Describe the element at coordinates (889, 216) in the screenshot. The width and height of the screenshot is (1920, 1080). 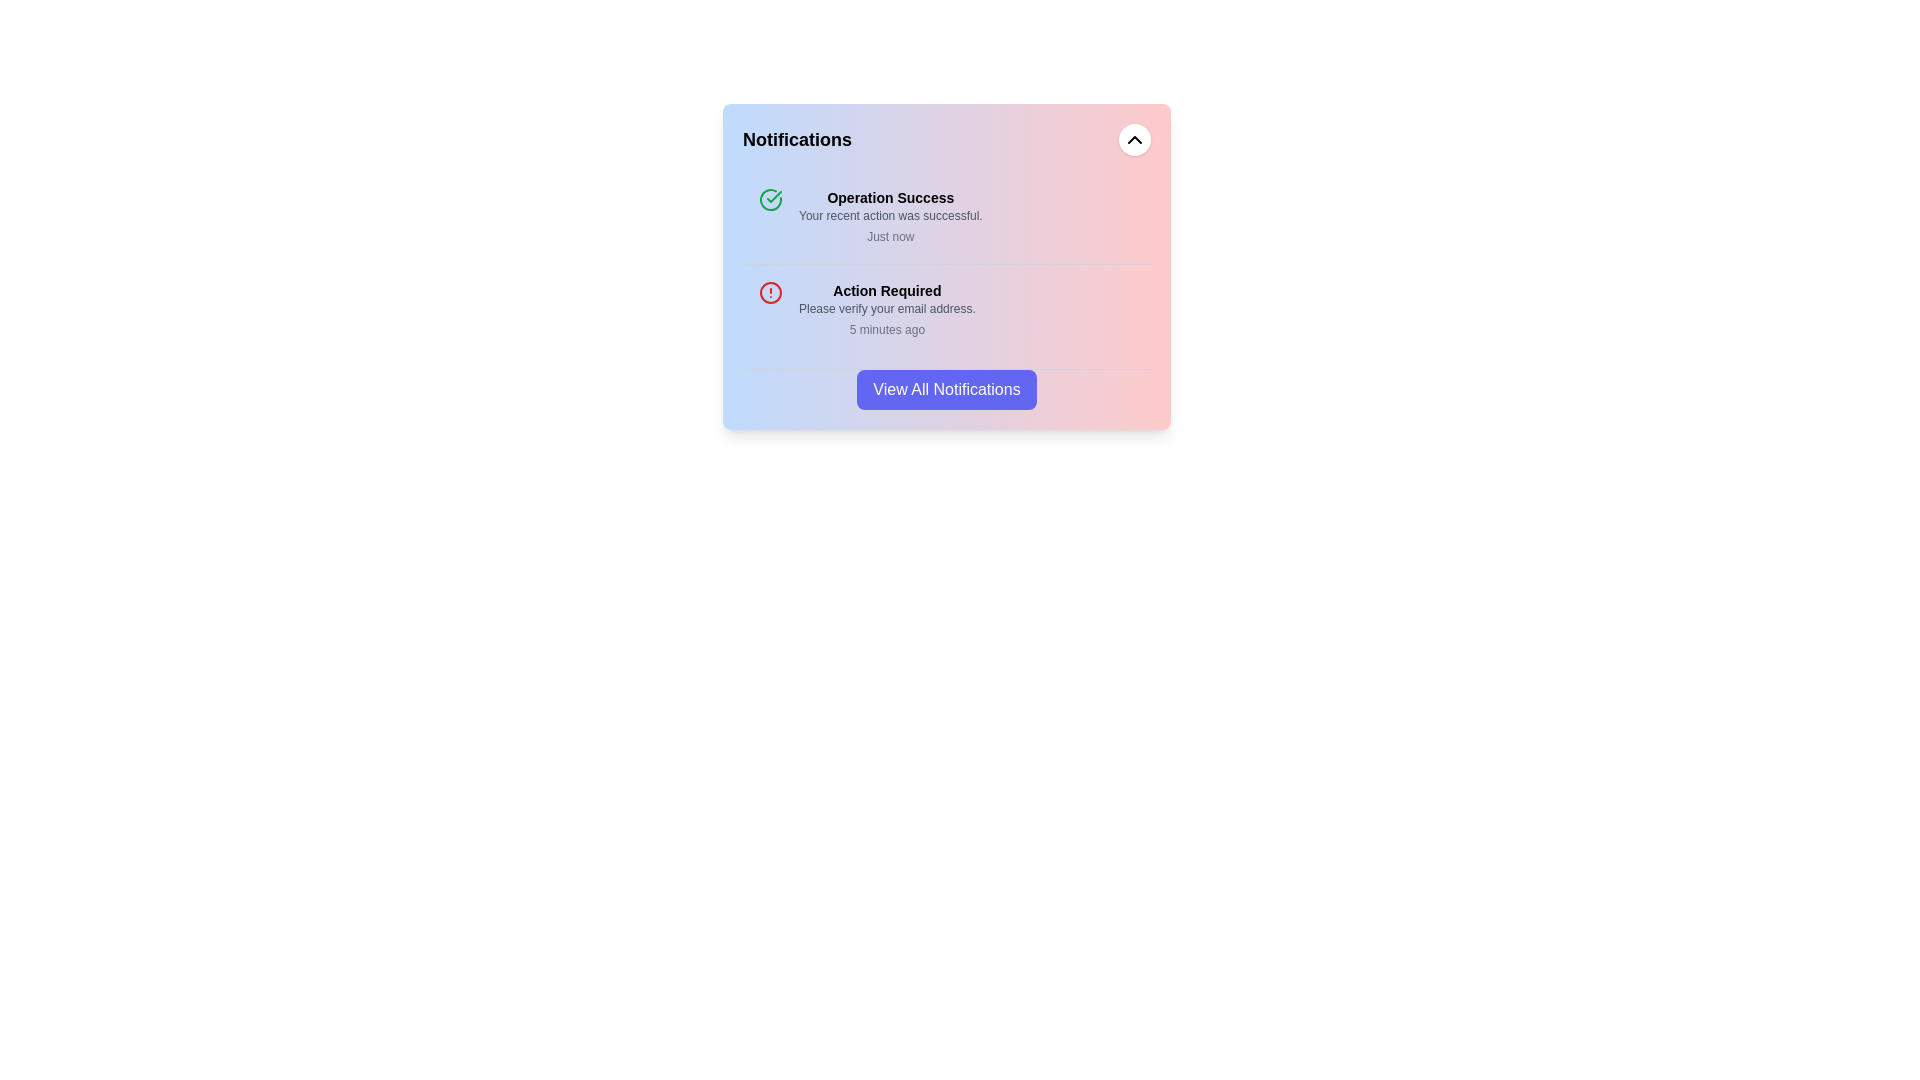
I see `the Text Label indicating the success of the user's last action, positioned beneath the title 'Operation Success' and above the timestamp 'Just now' in the notification component` at that location.